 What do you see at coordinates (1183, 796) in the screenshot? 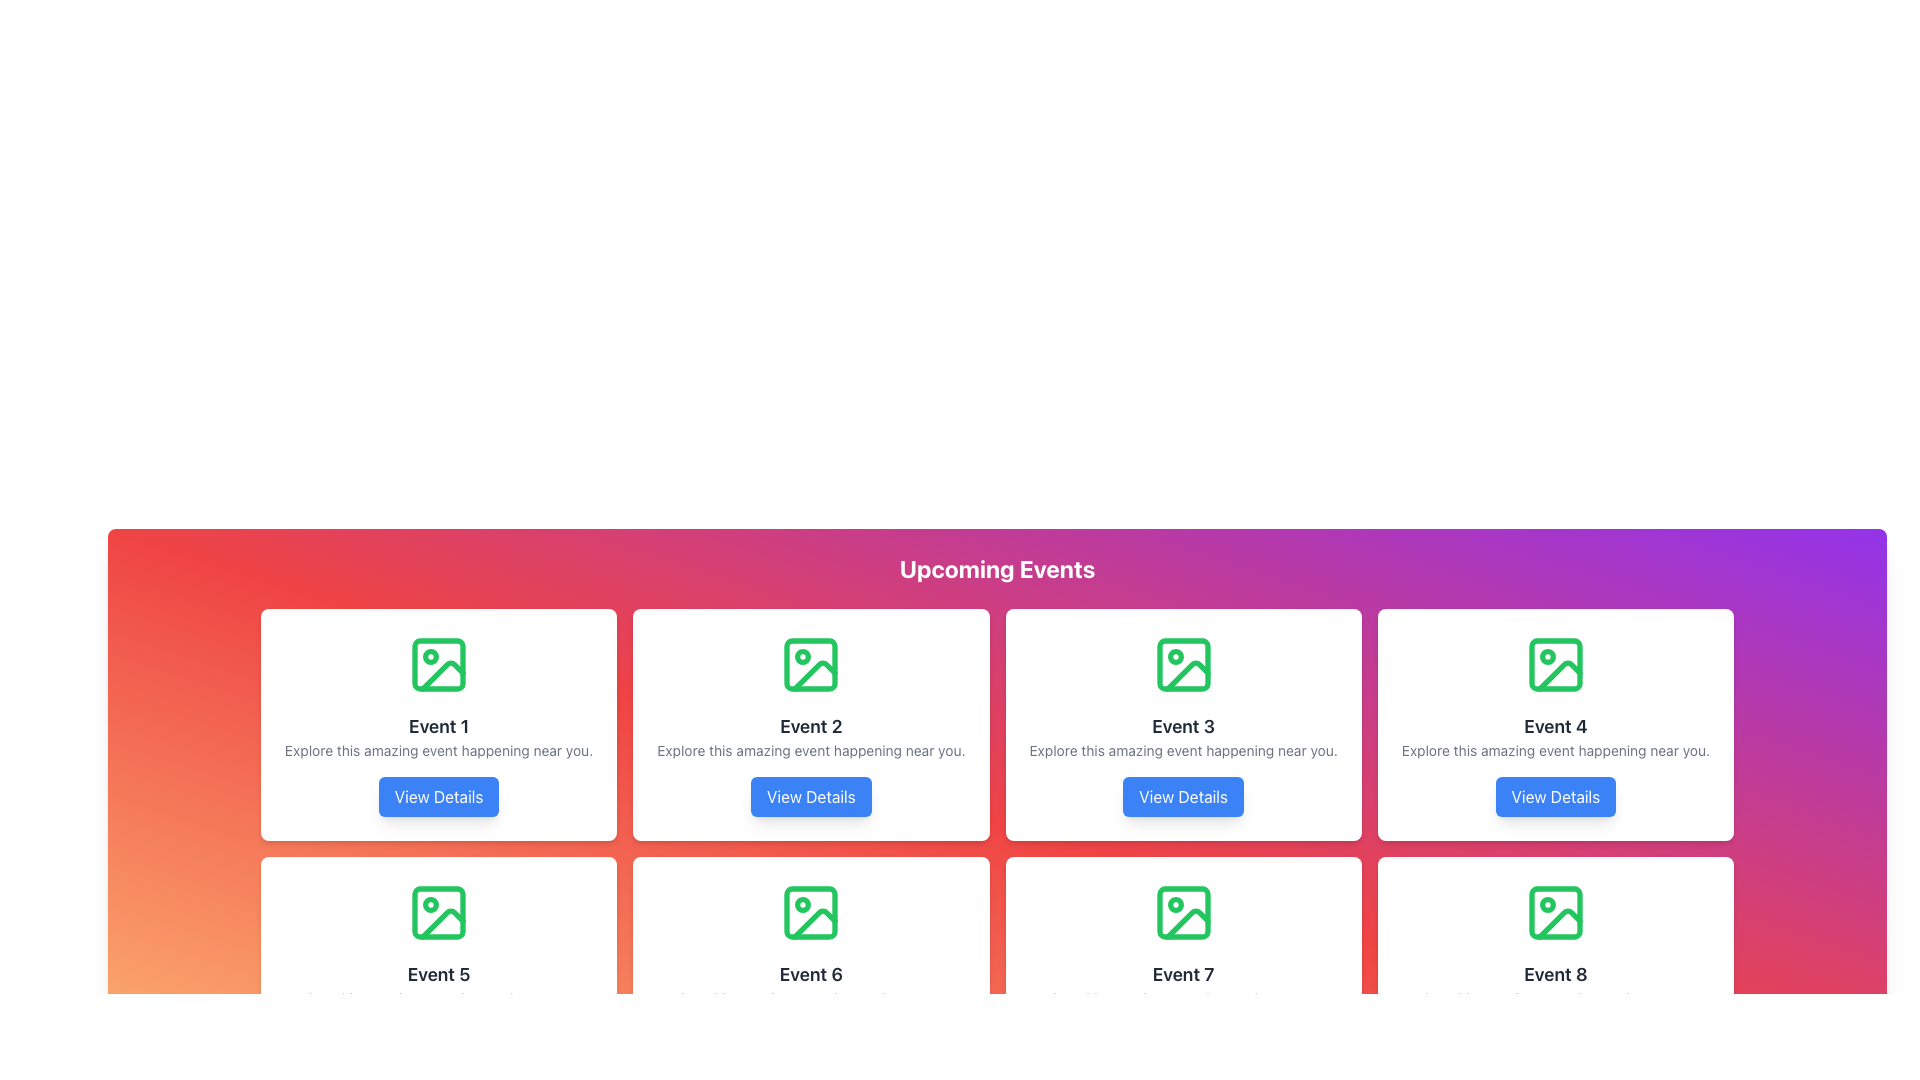
I see `the rectangular button with rounded corners that has a blue background and white text saying 'View Details' to observe the background color change` at bounding box center [1183, 796].